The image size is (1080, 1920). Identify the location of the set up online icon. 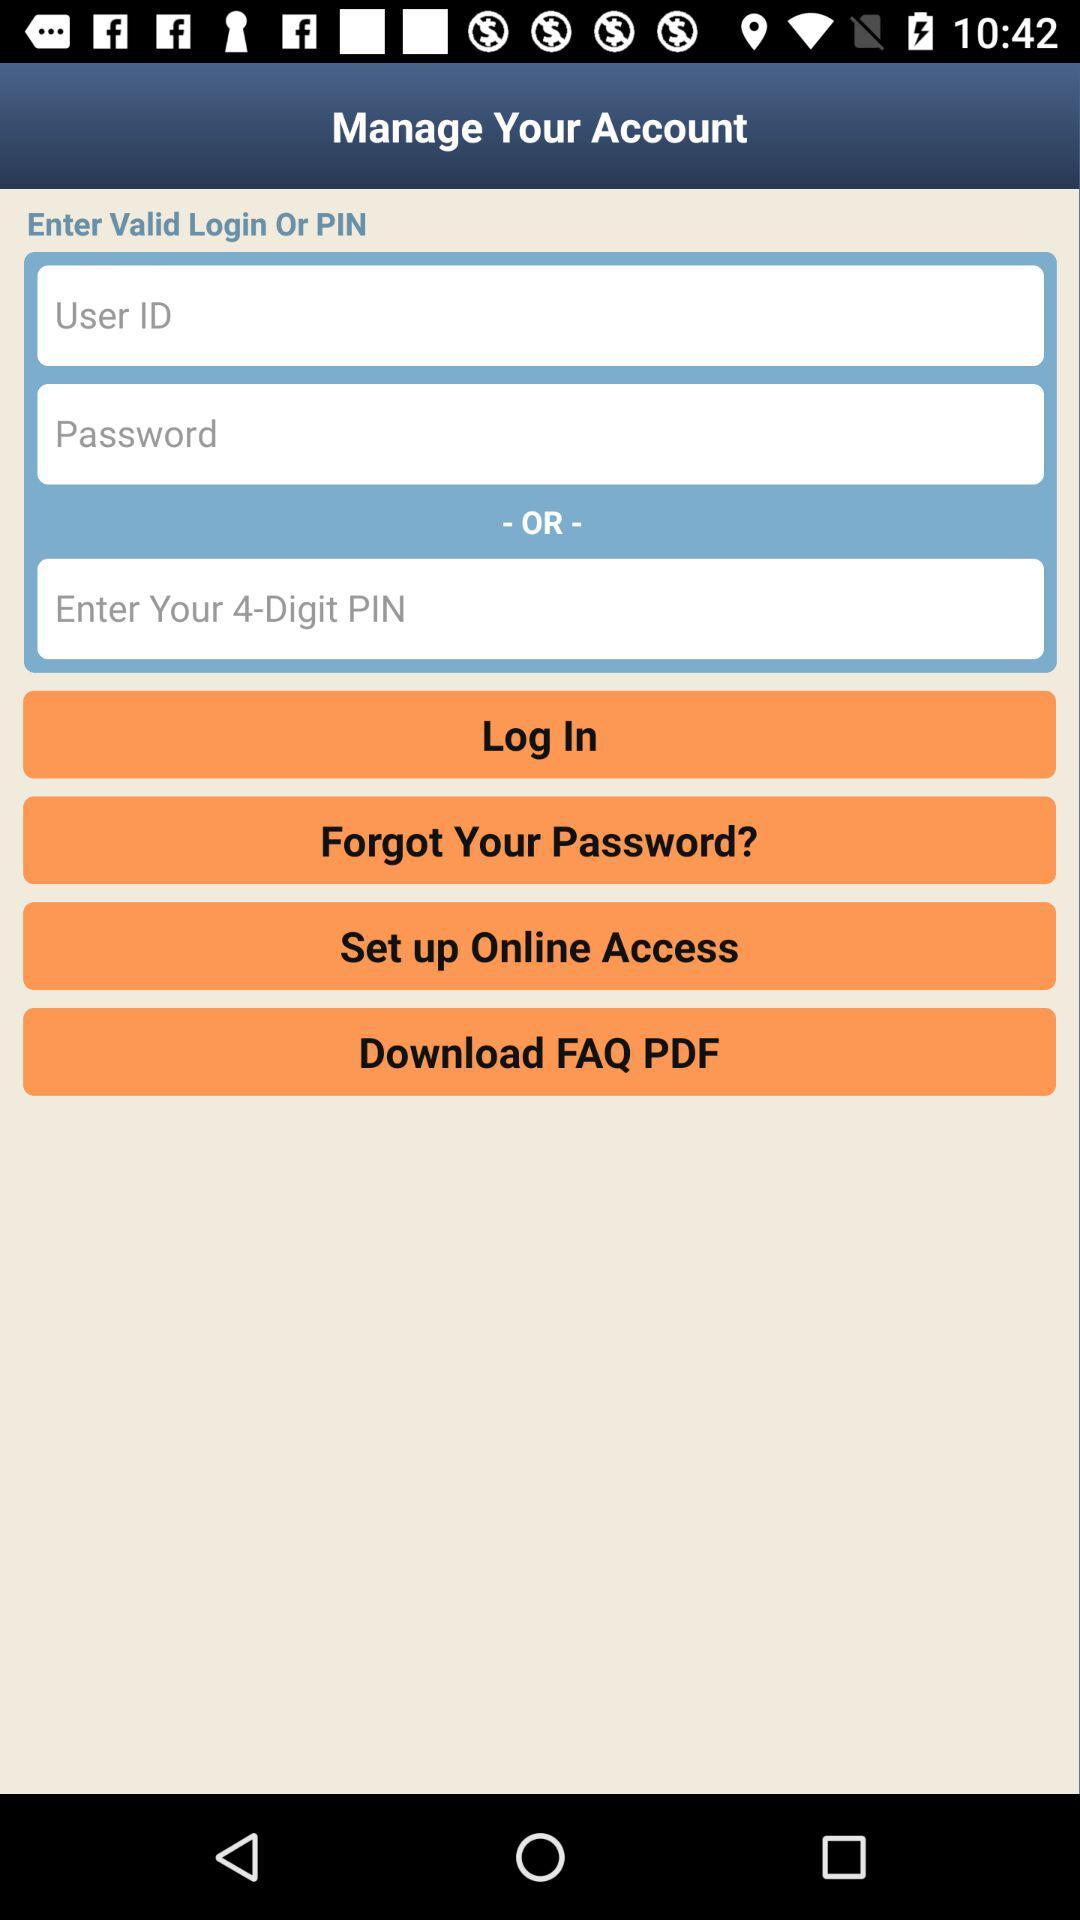
(538, 945).